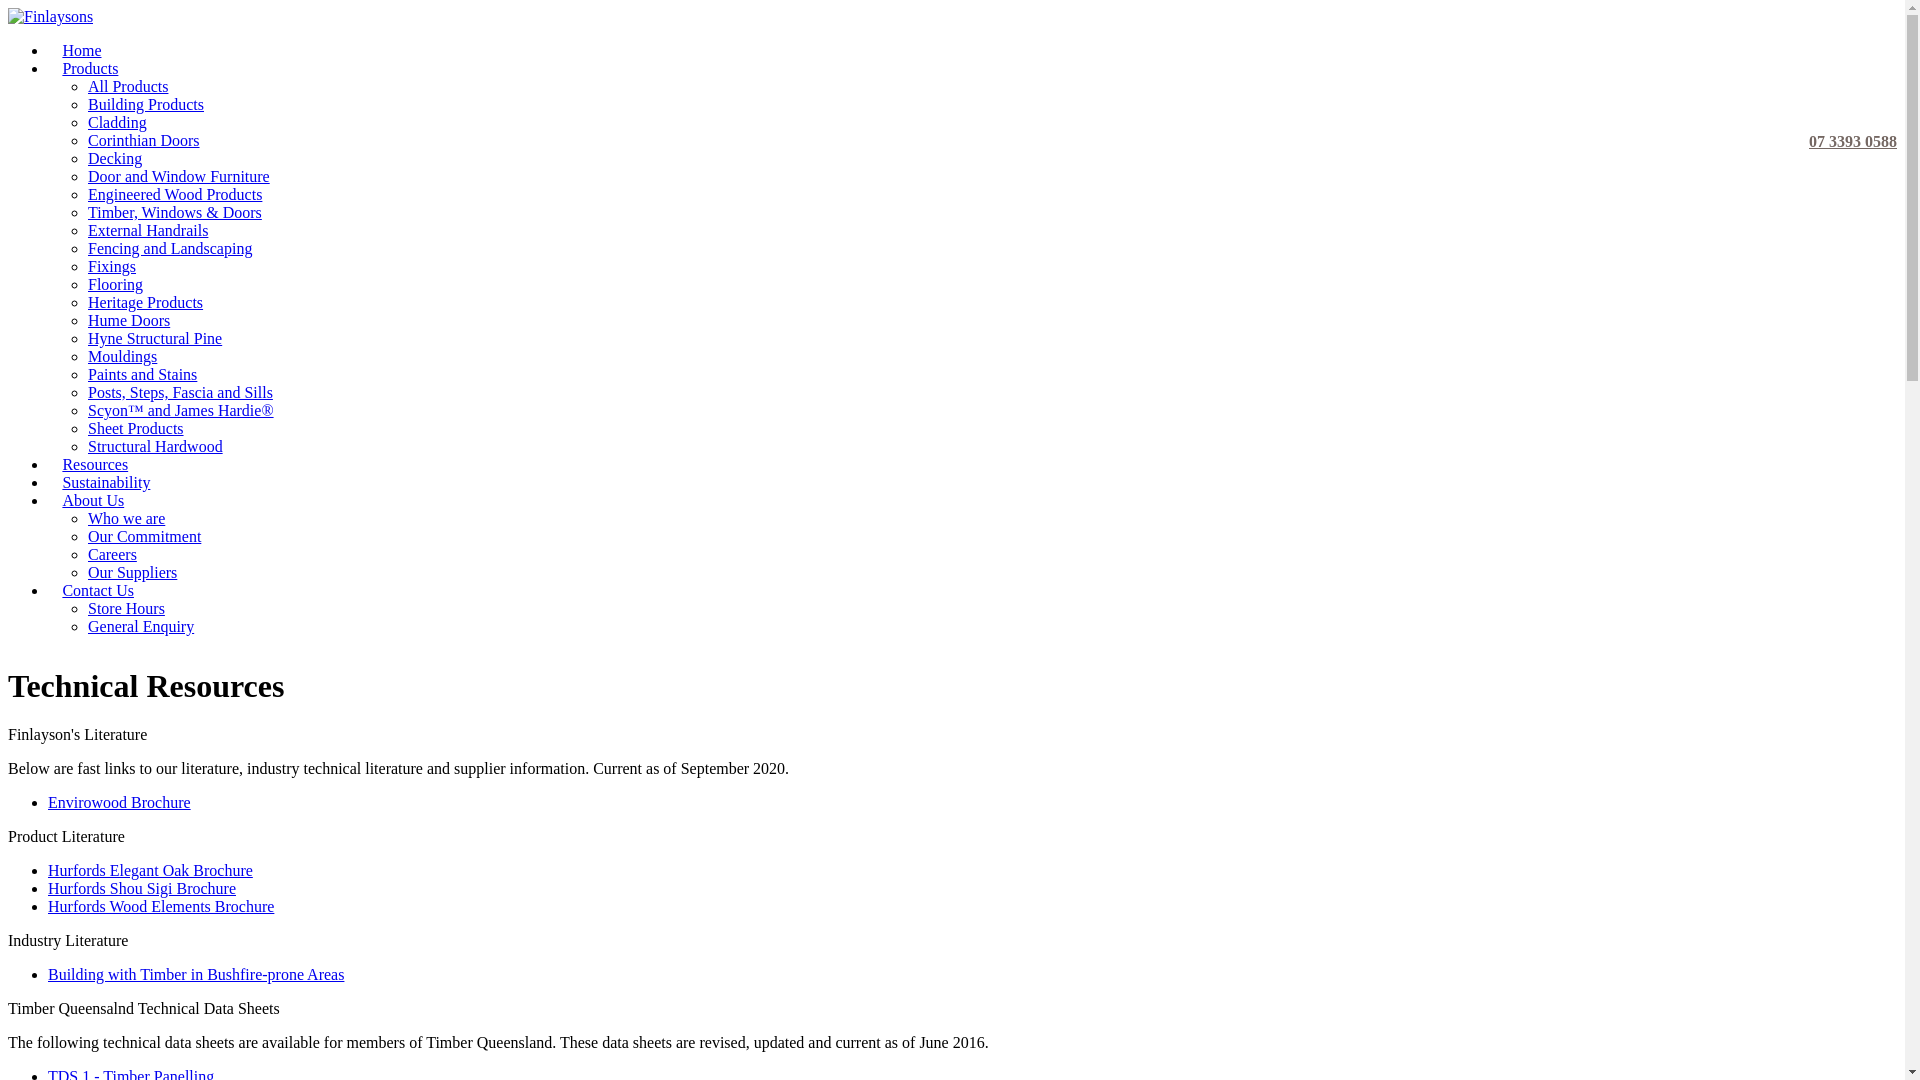 The height and width of the screenshot is (1080, 1920). What do you see at coordinates (86, 607) in the screenshot?
I see `'Store Hours'` at bounding box center [86, 607].